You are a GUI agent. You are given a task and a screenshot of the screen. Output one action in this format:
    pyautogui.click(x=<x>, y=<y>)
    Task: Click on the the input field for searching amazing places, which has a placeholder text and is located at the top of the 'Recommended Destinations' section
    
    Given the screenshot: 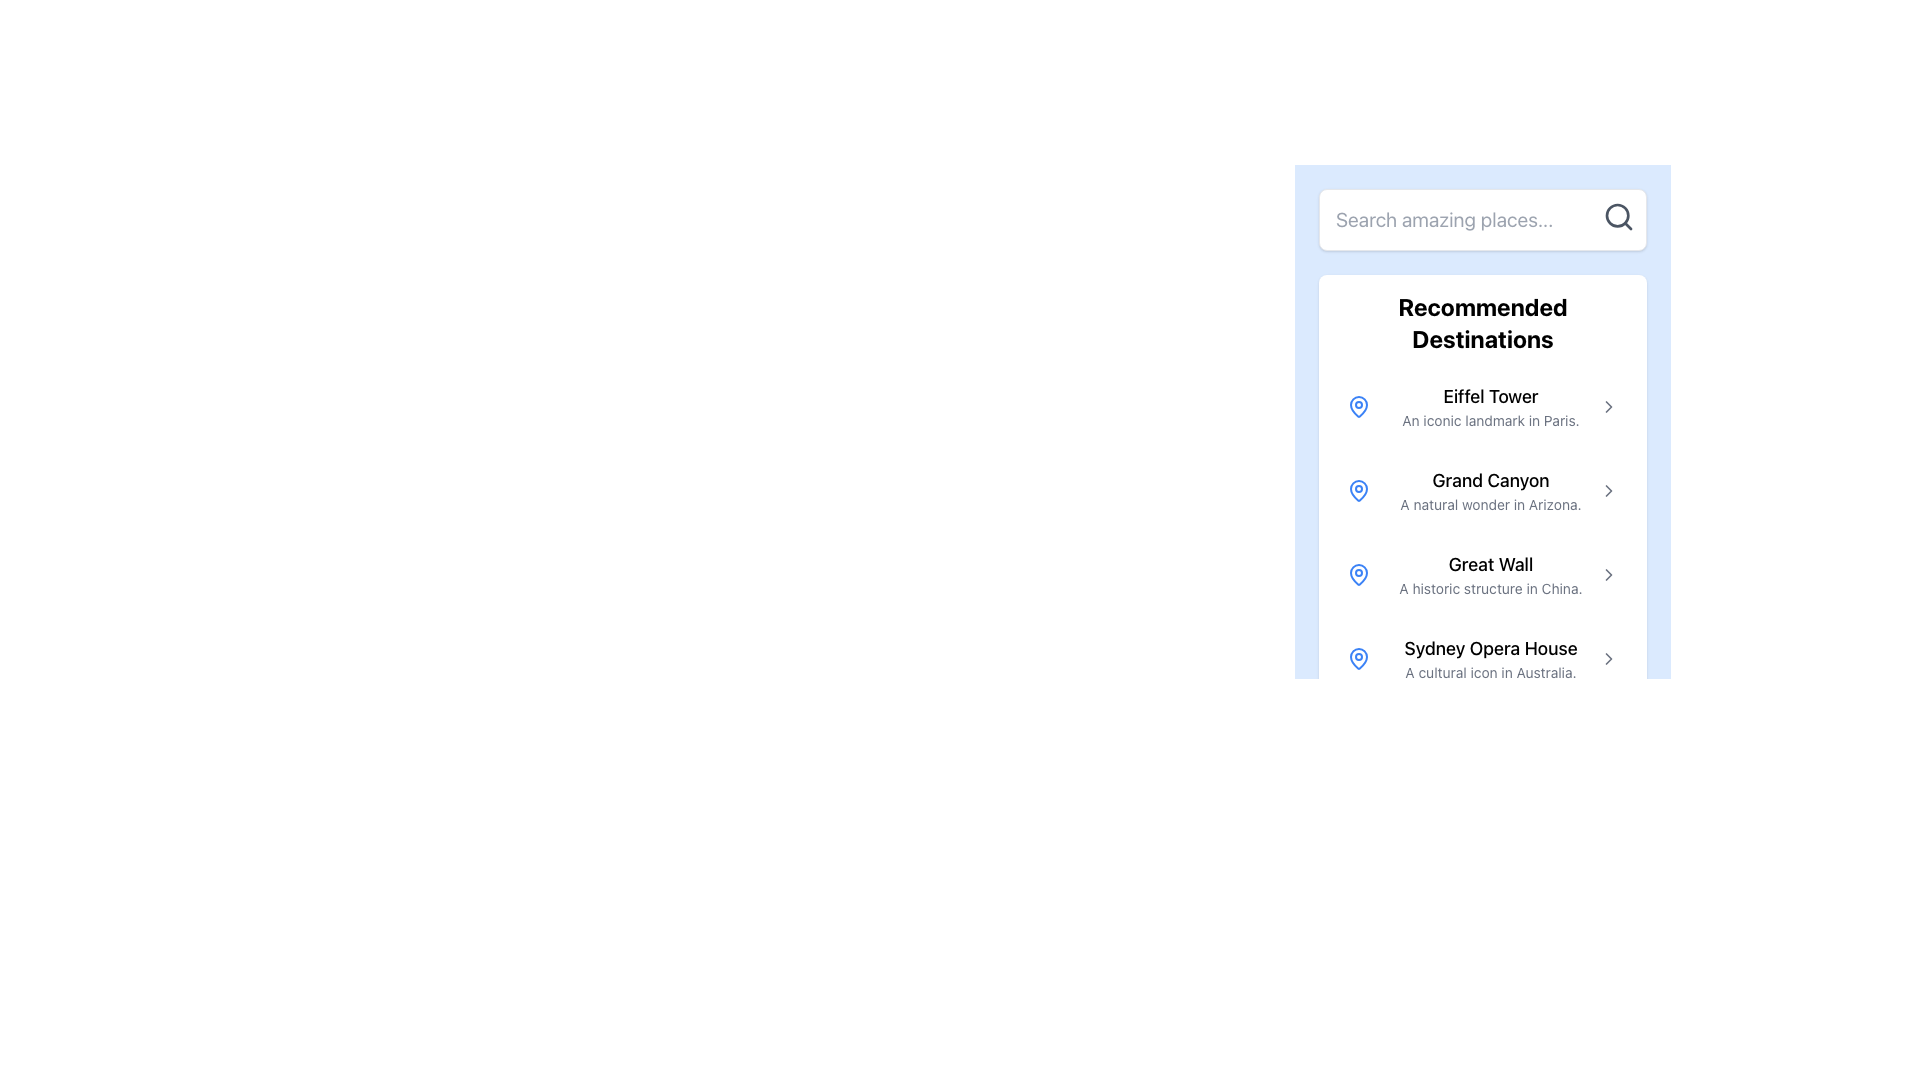 What is the action you would take?
    pyautogui.click(x=1483, y=219)
    